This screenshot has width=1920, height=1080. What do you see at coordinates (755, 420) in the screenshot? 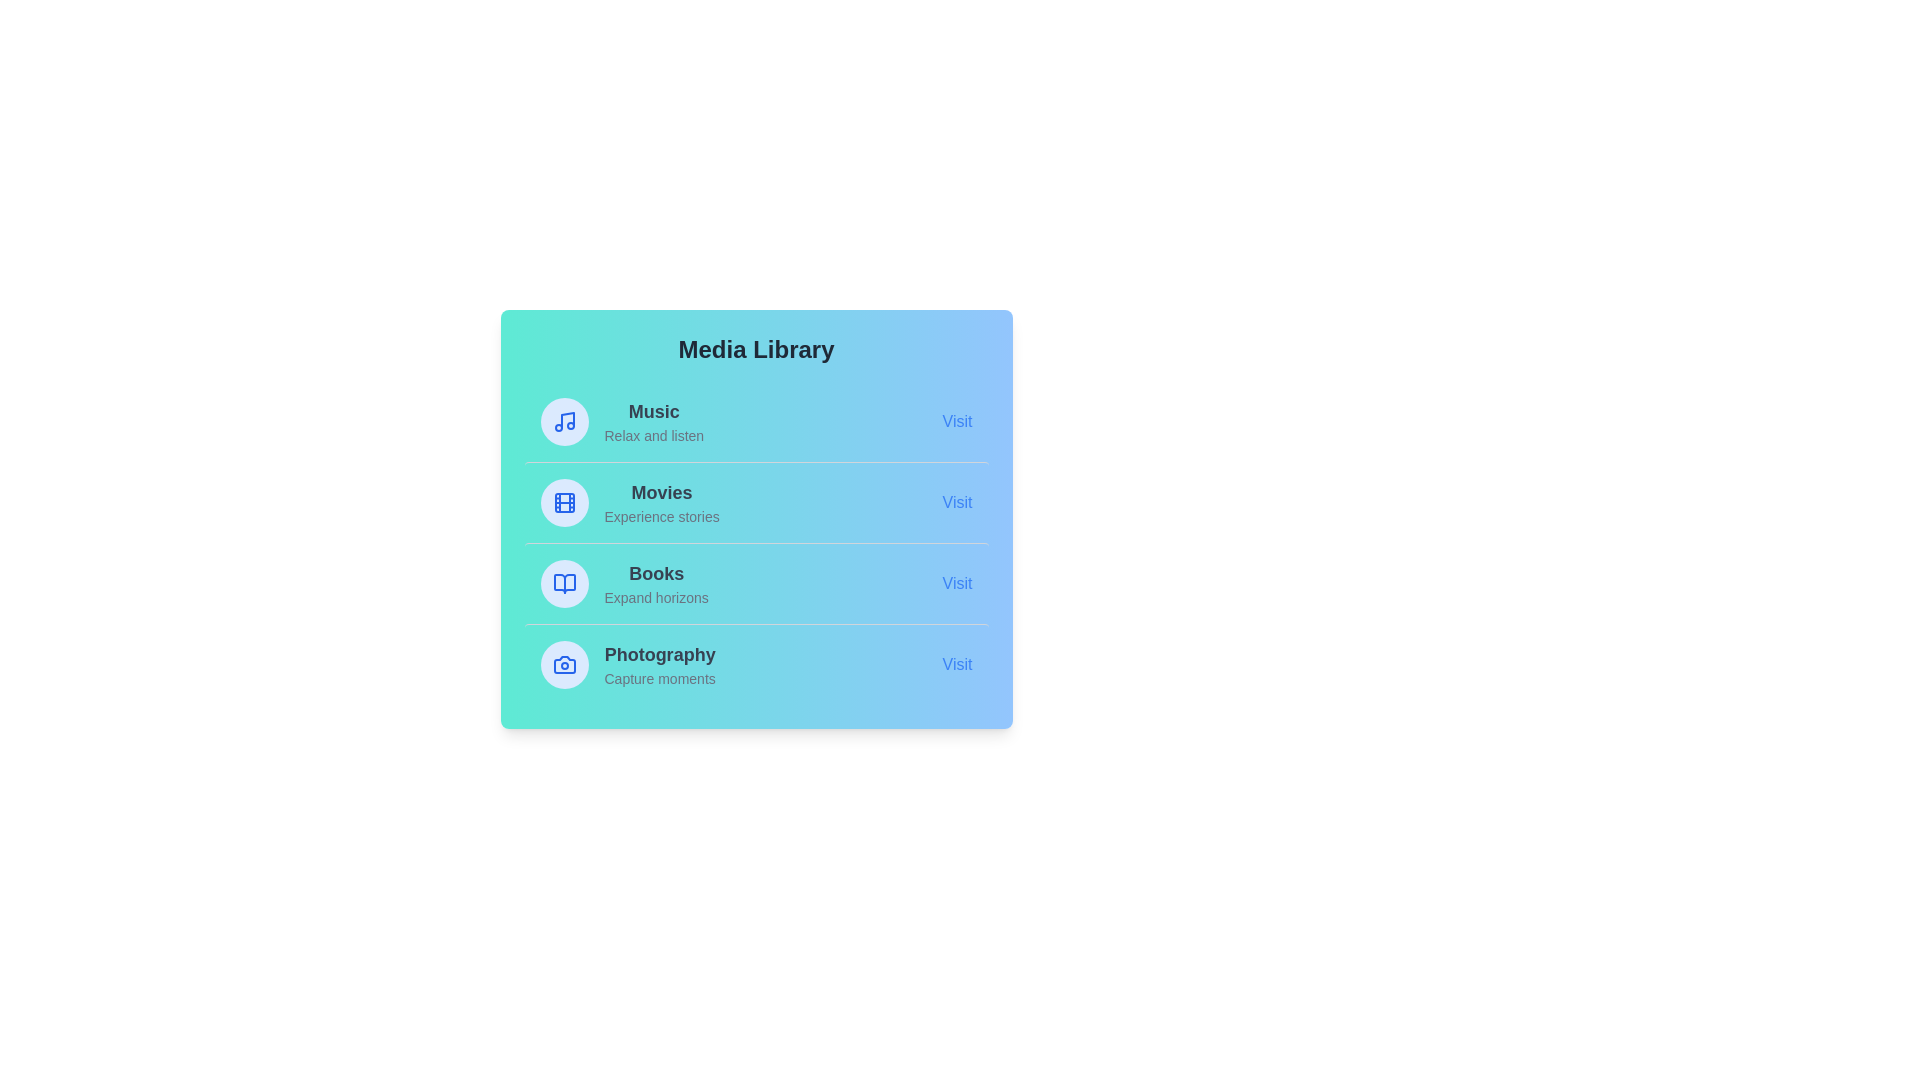
I see `the media item Music to observe the hover effect` at bounding box center [755, 420].